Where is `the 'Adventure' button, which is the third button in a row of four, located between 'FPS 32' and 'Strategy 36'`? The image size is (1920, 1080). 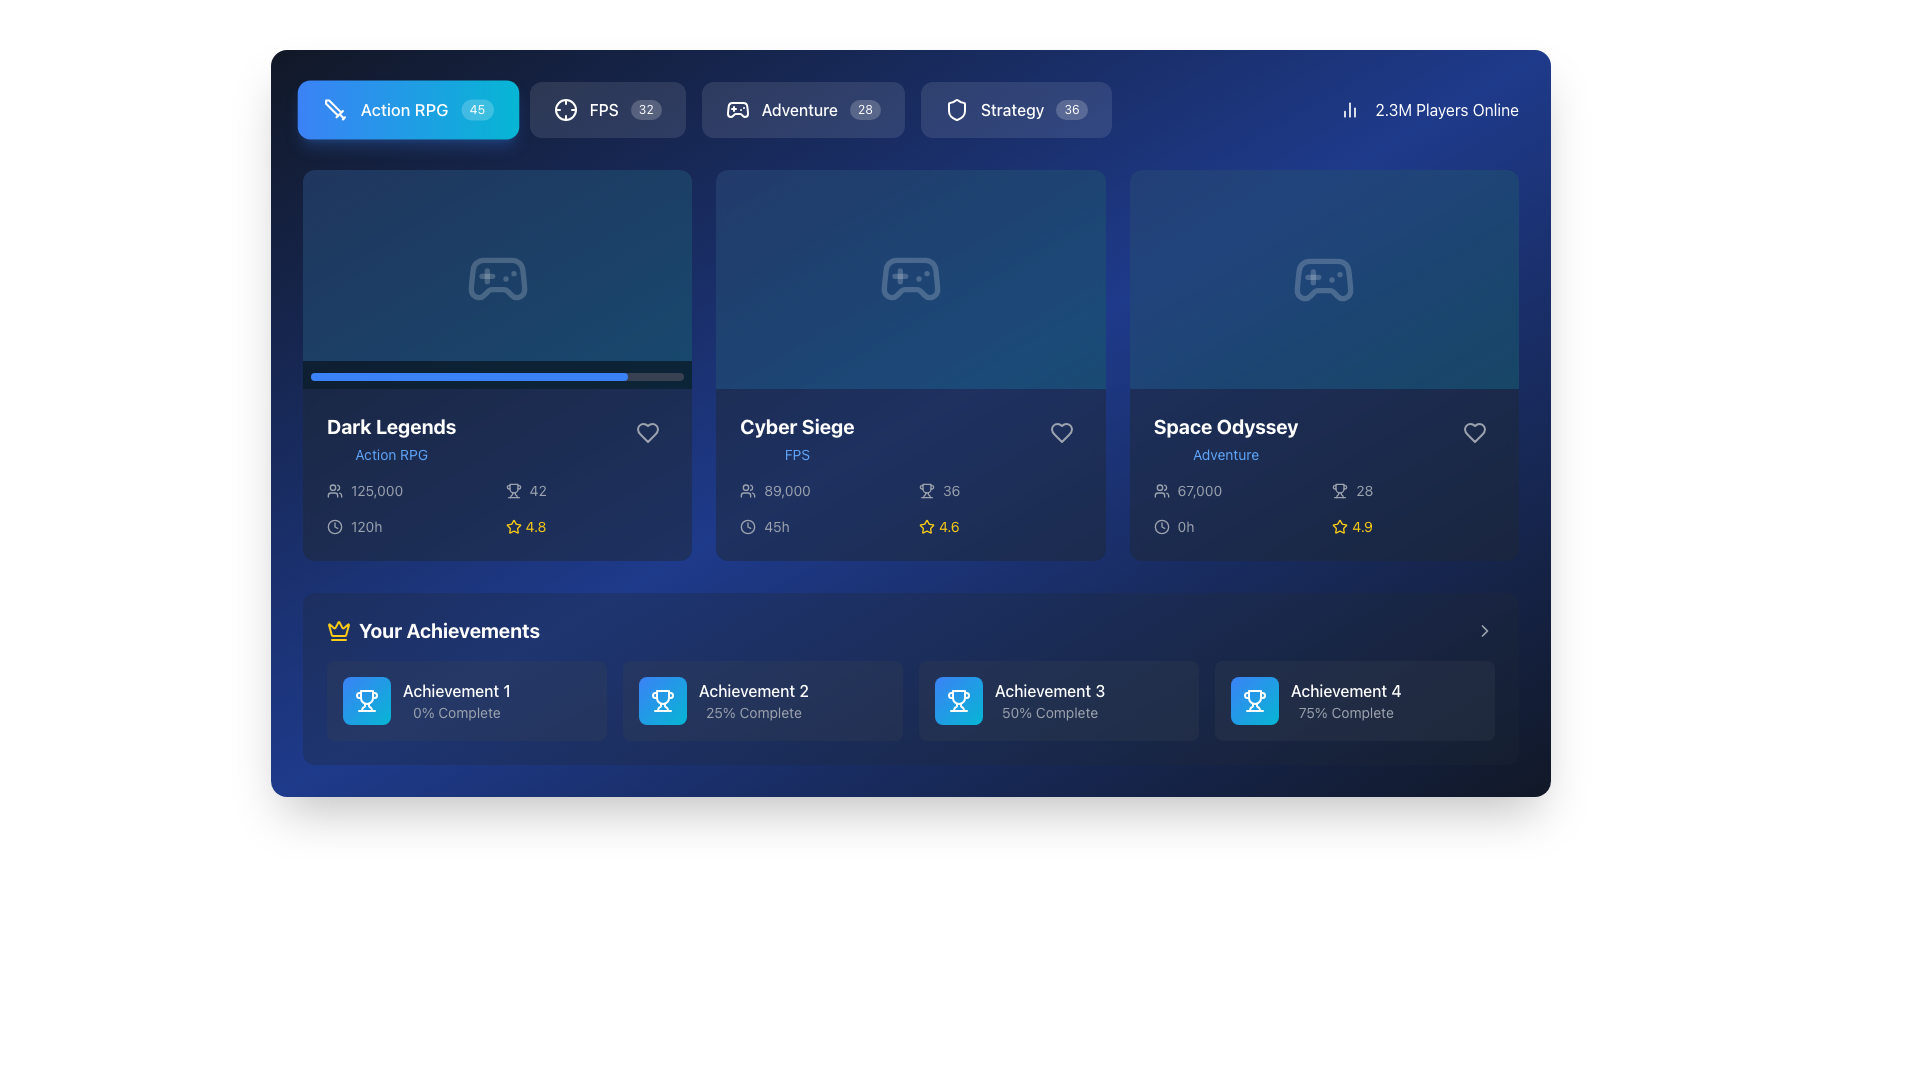 the 'Adventure' button, which is the third button in a row of four, located between 'FPS 32' and 'Strategy 36' is located at coordinates (707, 110).